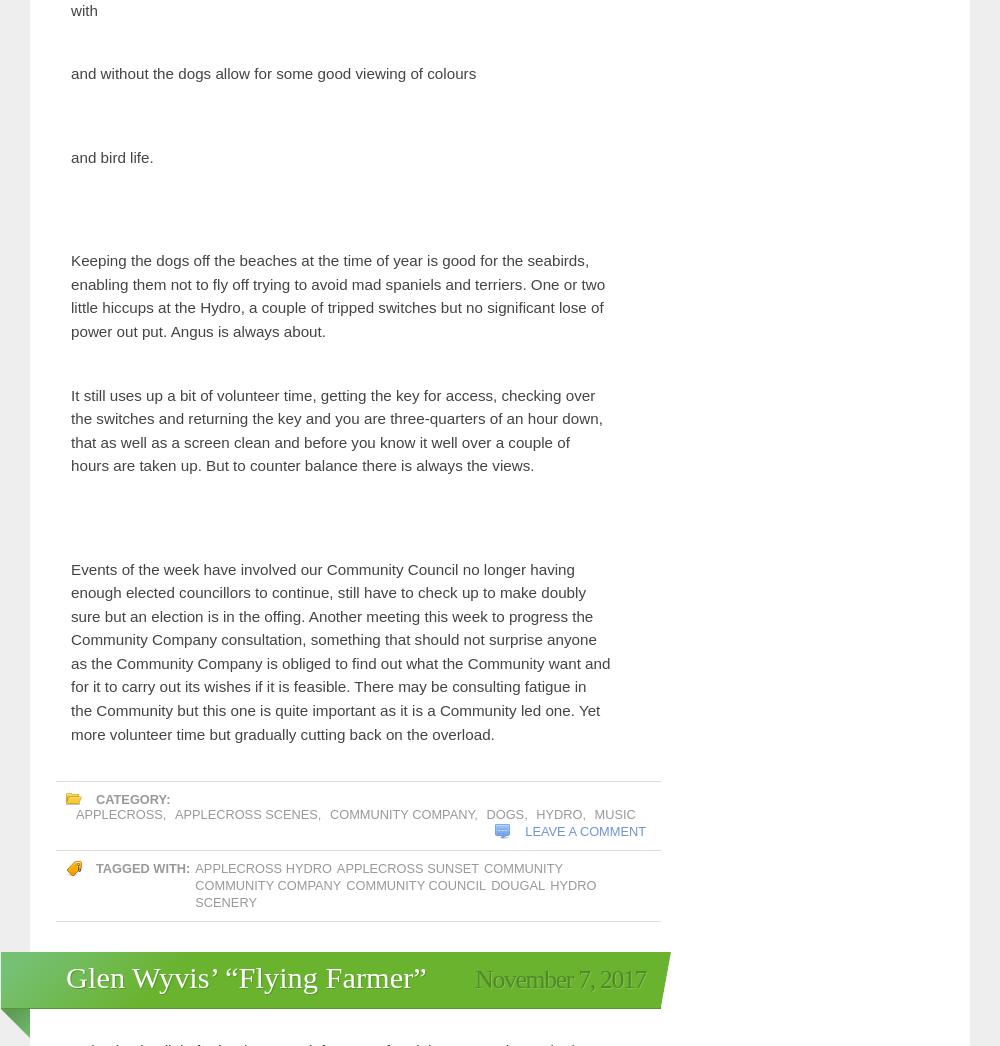 The width and height of the screenshot is (1000, 1046). Describe the element at coordinates (70, 244) in the screenshot. I see `'All familiar as I have seen the Dhol boys with Shooglenifty and have followed the Afro Celts for some time. The cross over of the Celts with the Asian and African sounds seem very natural and the evening was topped off with Griogair singing a fine Jacobean Gaelic song, aimed I think to get people’s feet back on the ground so they could wend their way home. Met up with other guys from Applecross, Sheildaig, Plockton and South Uist with other musicians spotted, a feeling of Scotland being just the right size of country where huge amounts of talent and camaraderie abound. Been asked to write an article and blog post for another site so going to have to put deadline on myself to get both done. May be away for a couple of days……but then something else may happen.'` at that location.